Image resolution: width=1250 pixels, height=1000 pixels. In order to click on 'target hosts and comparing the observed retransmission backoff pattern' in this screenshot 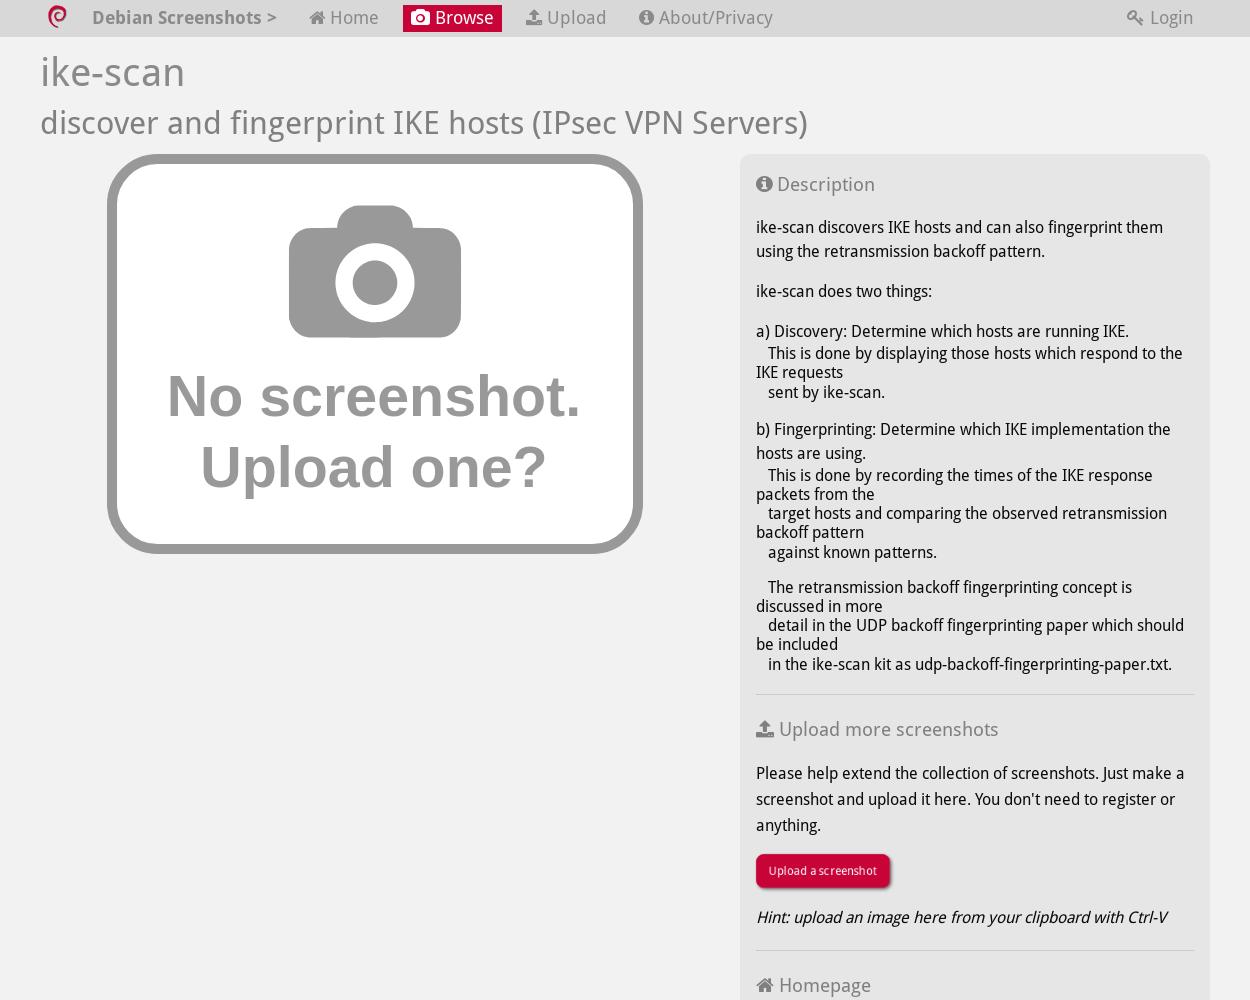, I will do `click(960, 523)`.